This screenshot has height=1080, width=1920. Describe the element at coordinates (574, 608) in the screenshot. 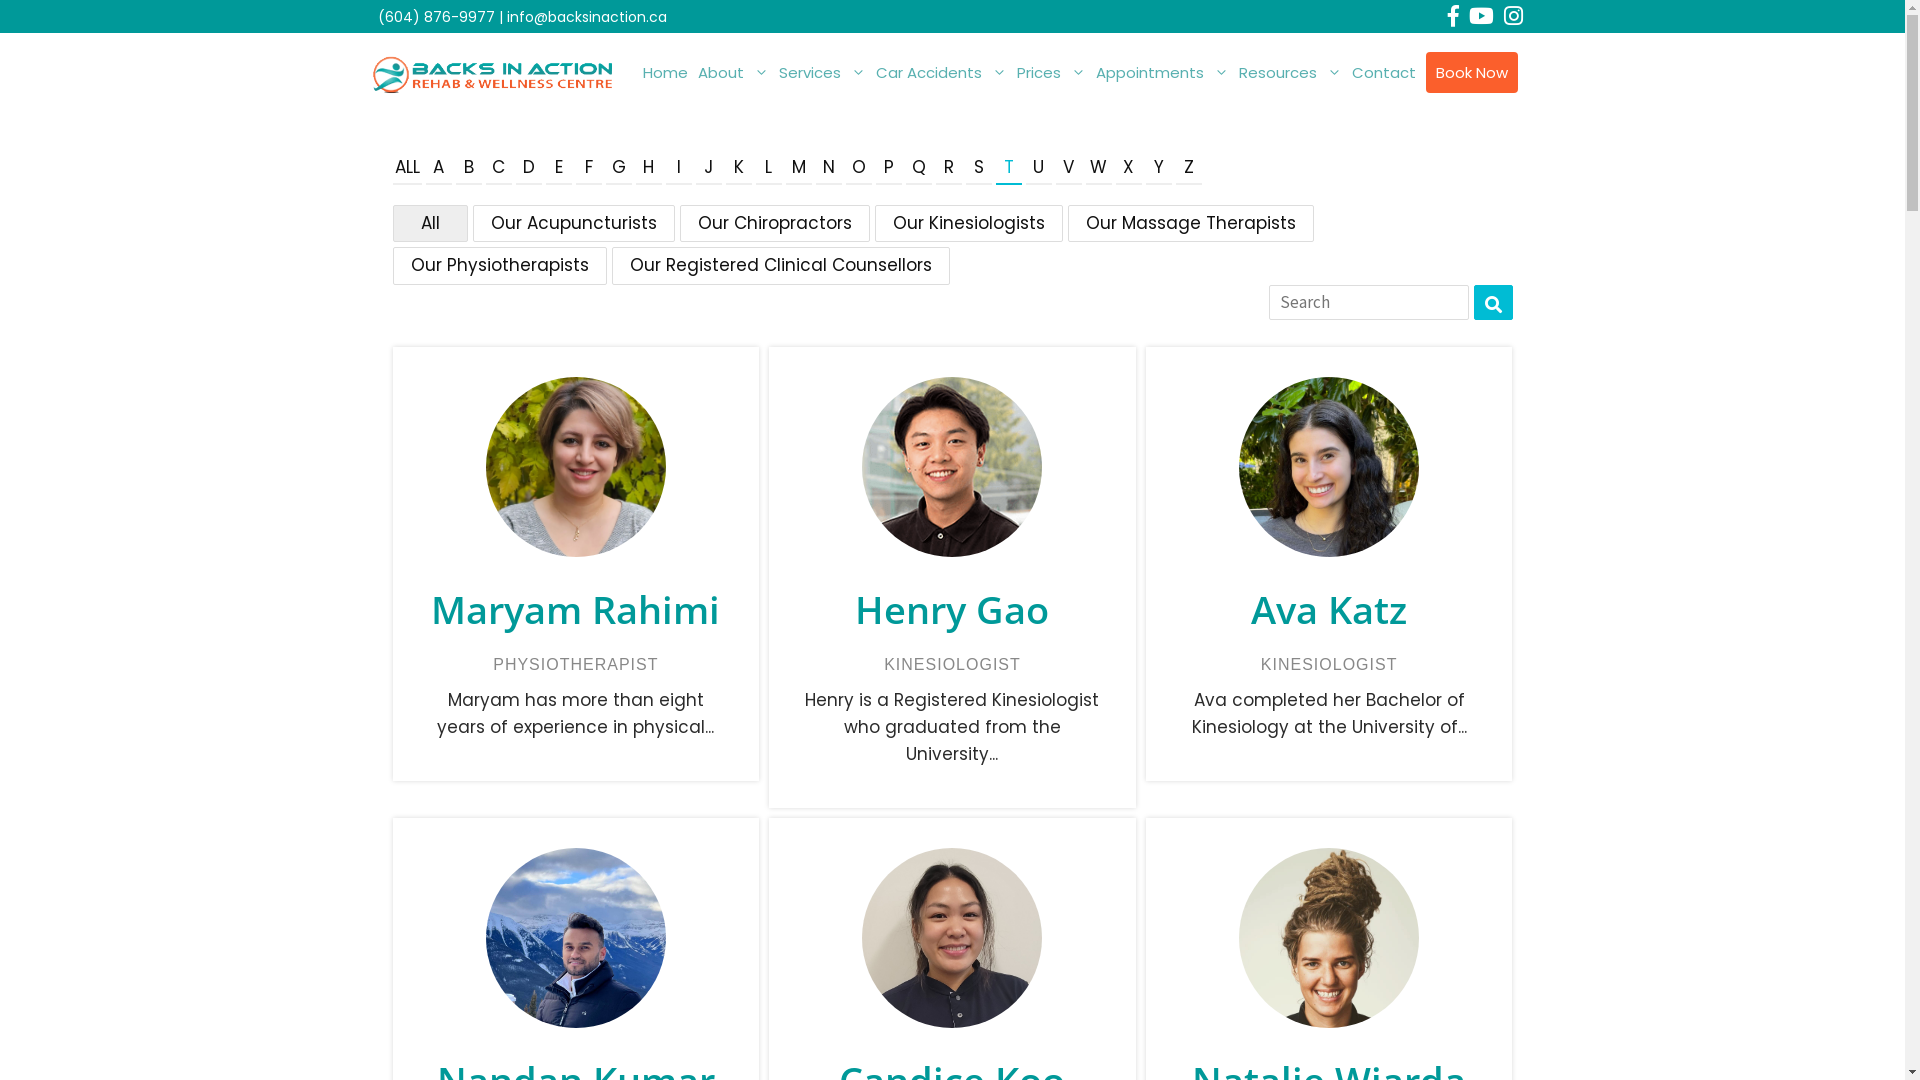

I see `'Maryam Rahimi'` at that location.